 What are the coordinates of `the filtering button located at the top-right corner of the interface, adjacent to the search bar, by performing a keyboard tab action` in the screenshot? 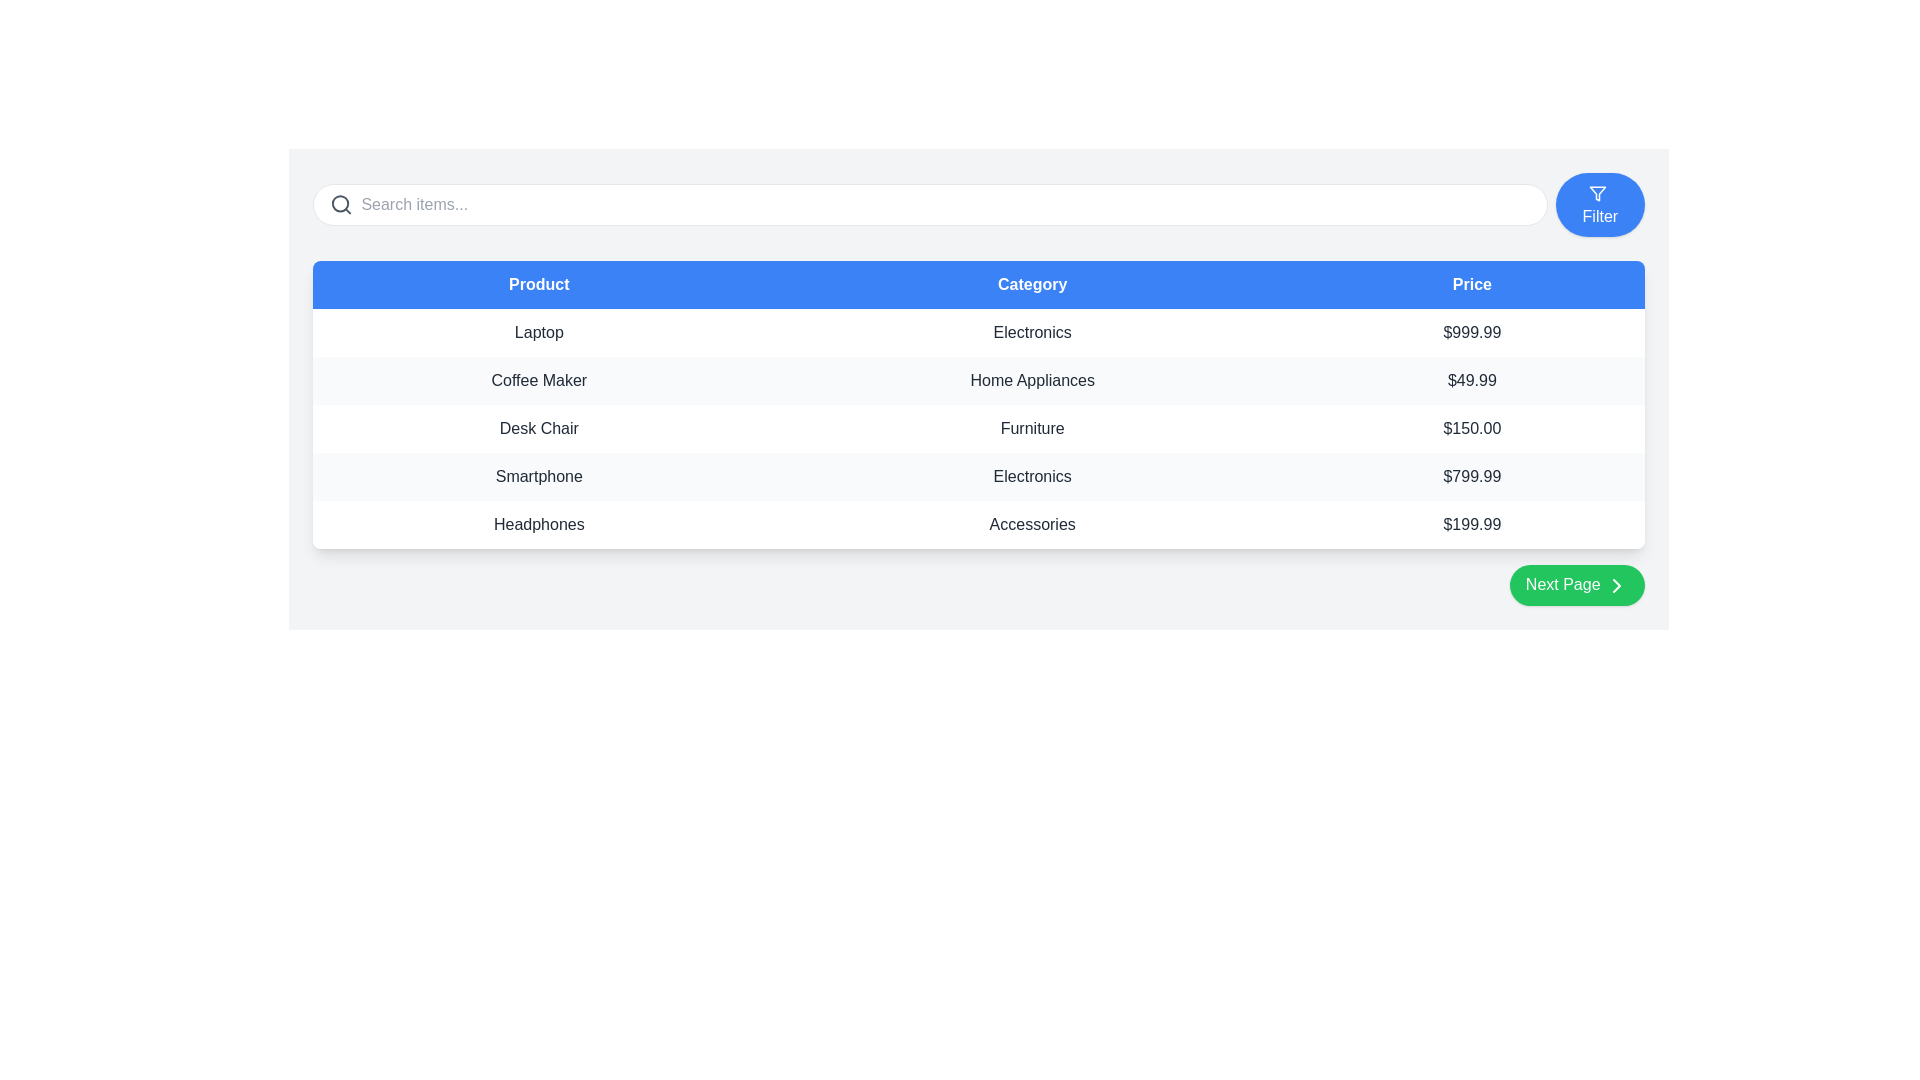 It's located at (1600, 204).